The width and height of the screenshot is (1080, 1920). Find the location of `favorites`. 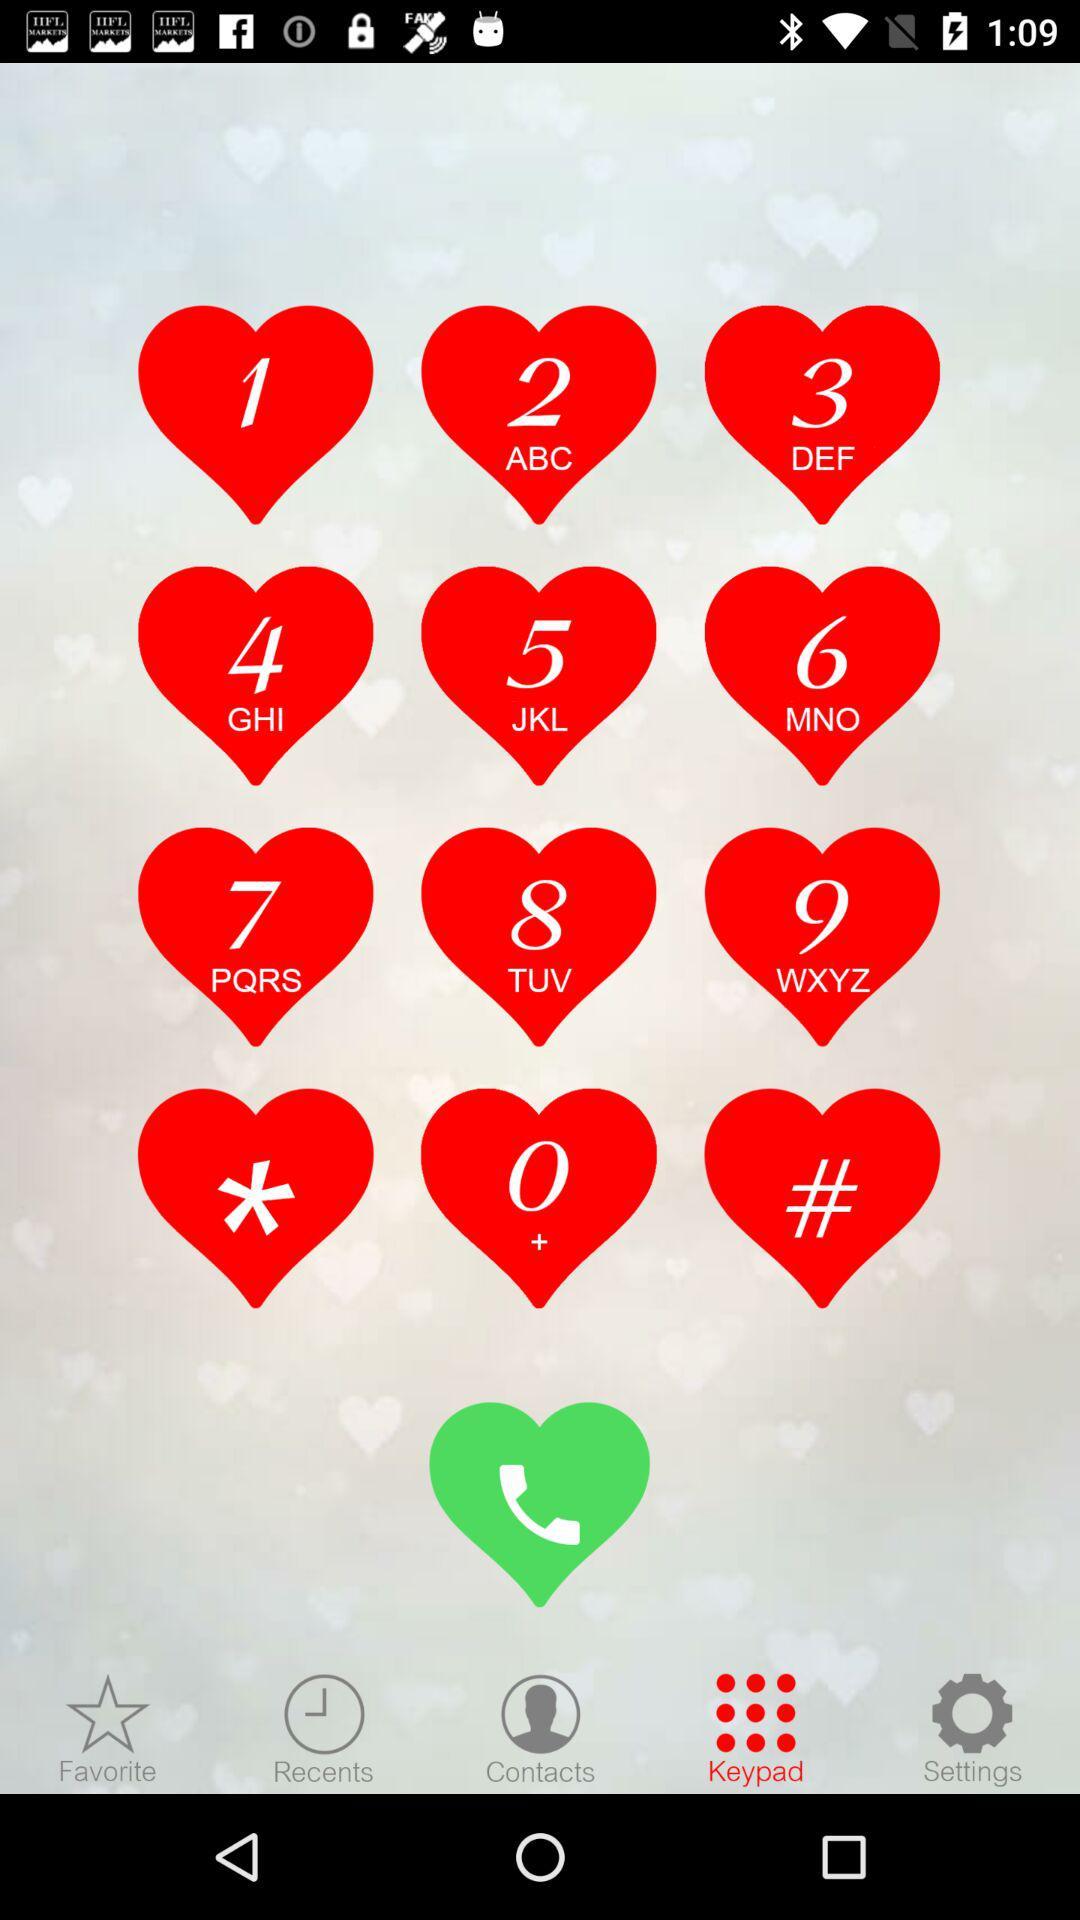

favorites is located at coordinates (108, 1728).